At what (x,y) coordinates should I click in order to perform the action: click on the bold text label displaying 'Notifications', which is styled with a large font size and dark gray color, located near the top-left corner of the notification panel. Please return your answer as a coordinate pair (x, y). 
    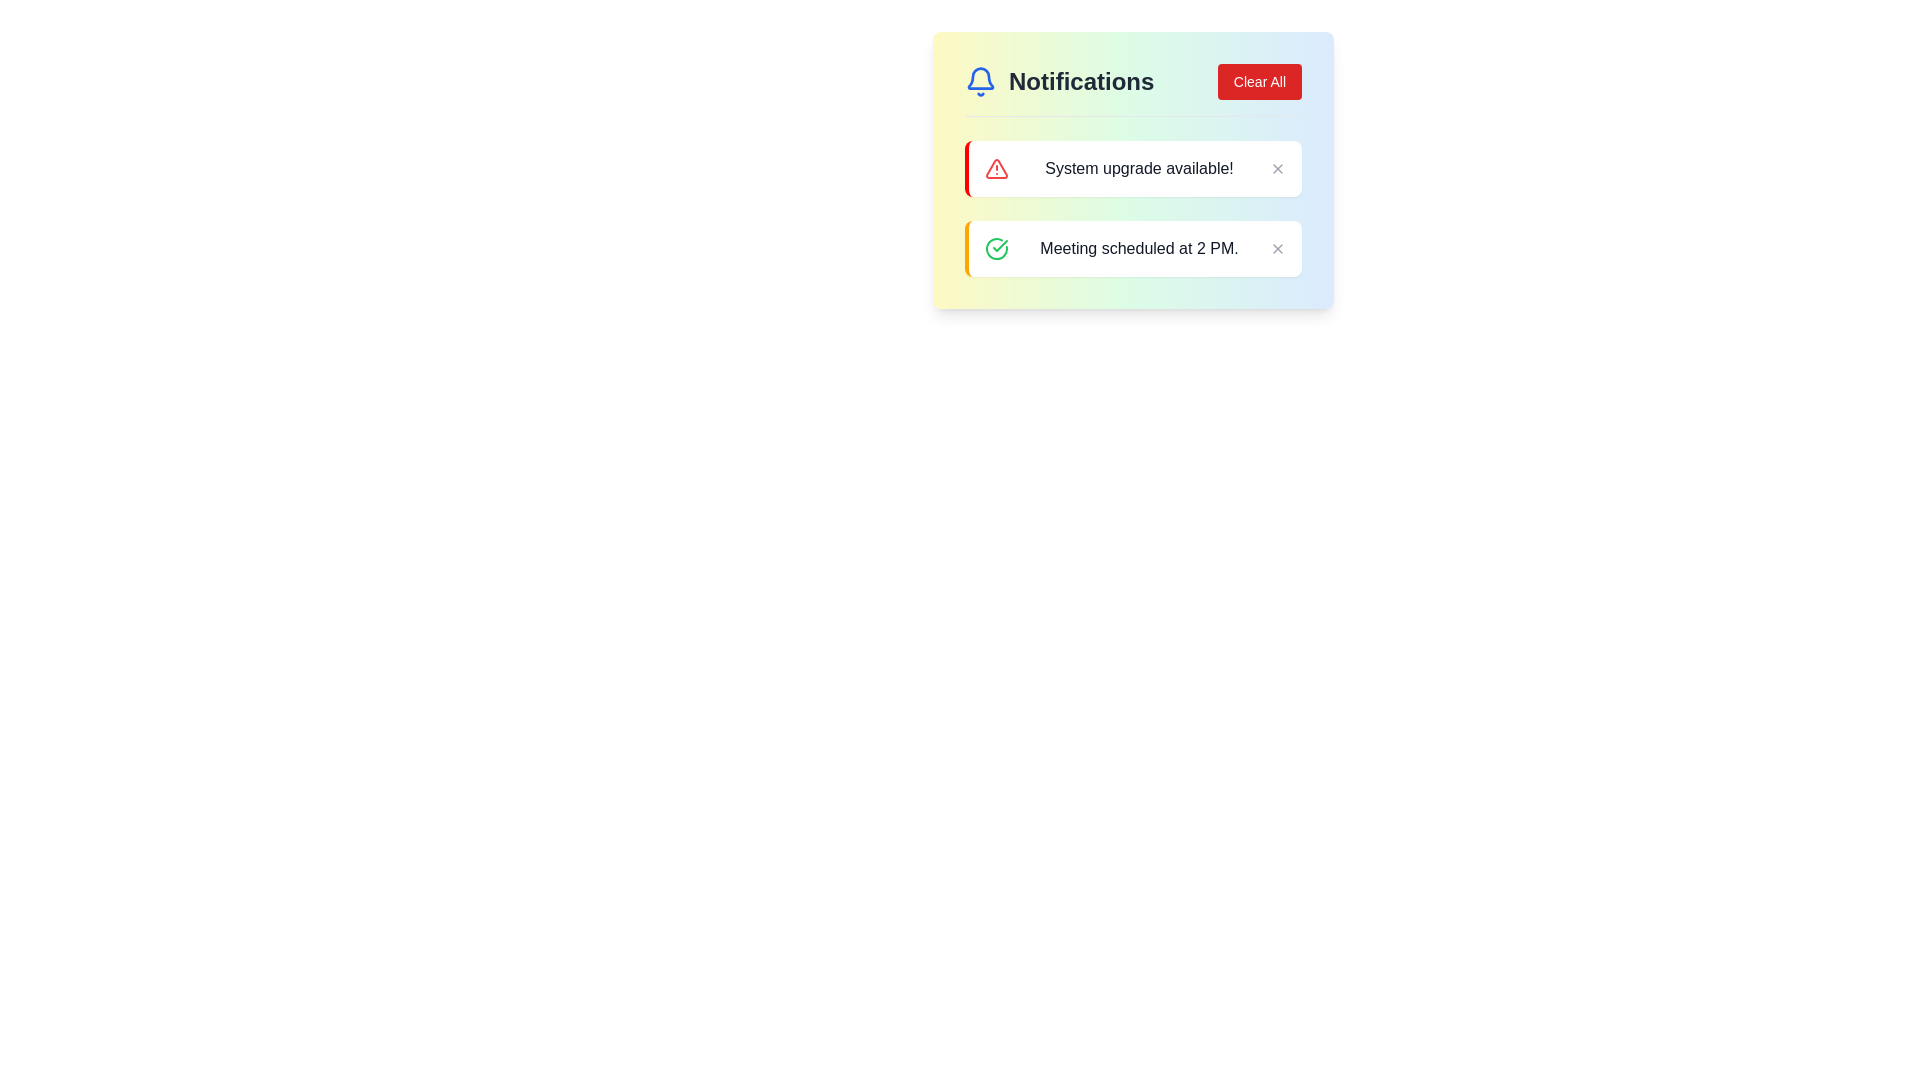
    Looking at the image, I should click on (1080, 80).